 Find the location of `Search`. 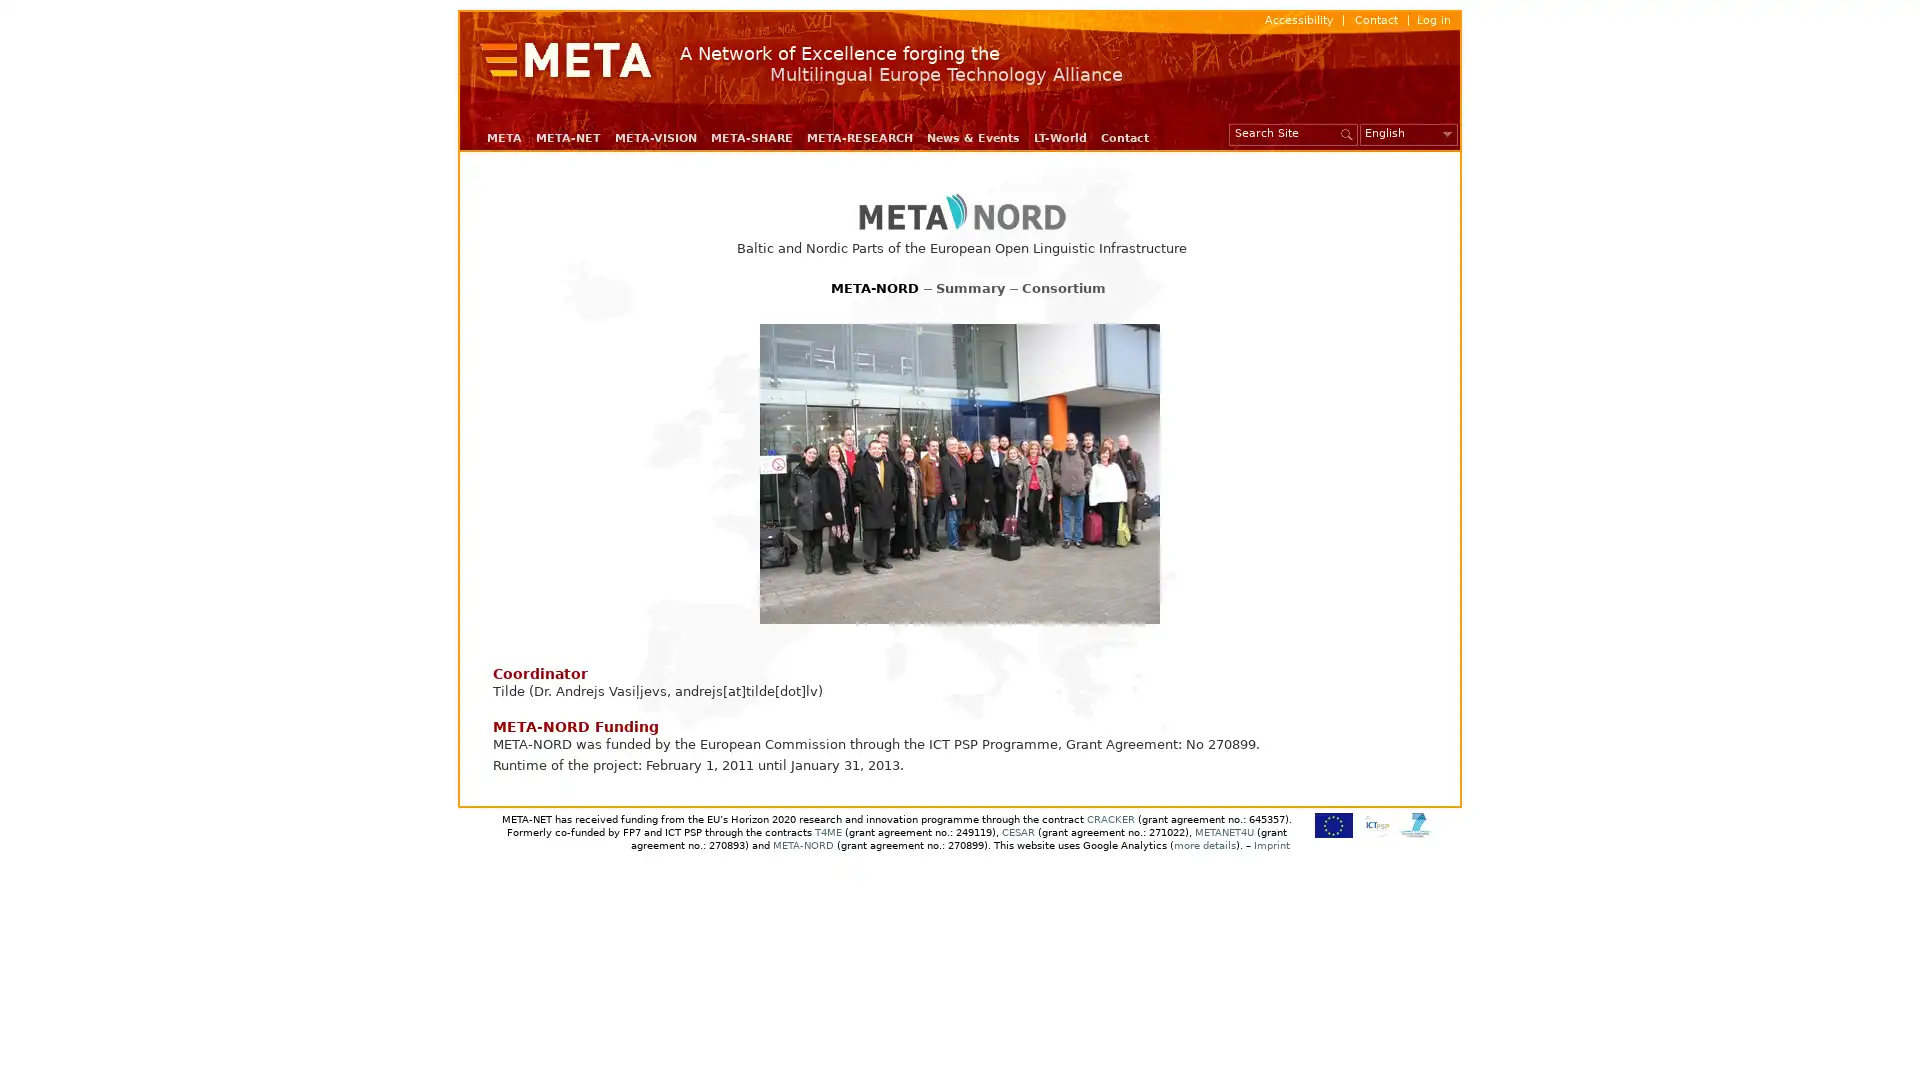

Search is located at coordinates (1348, 133).